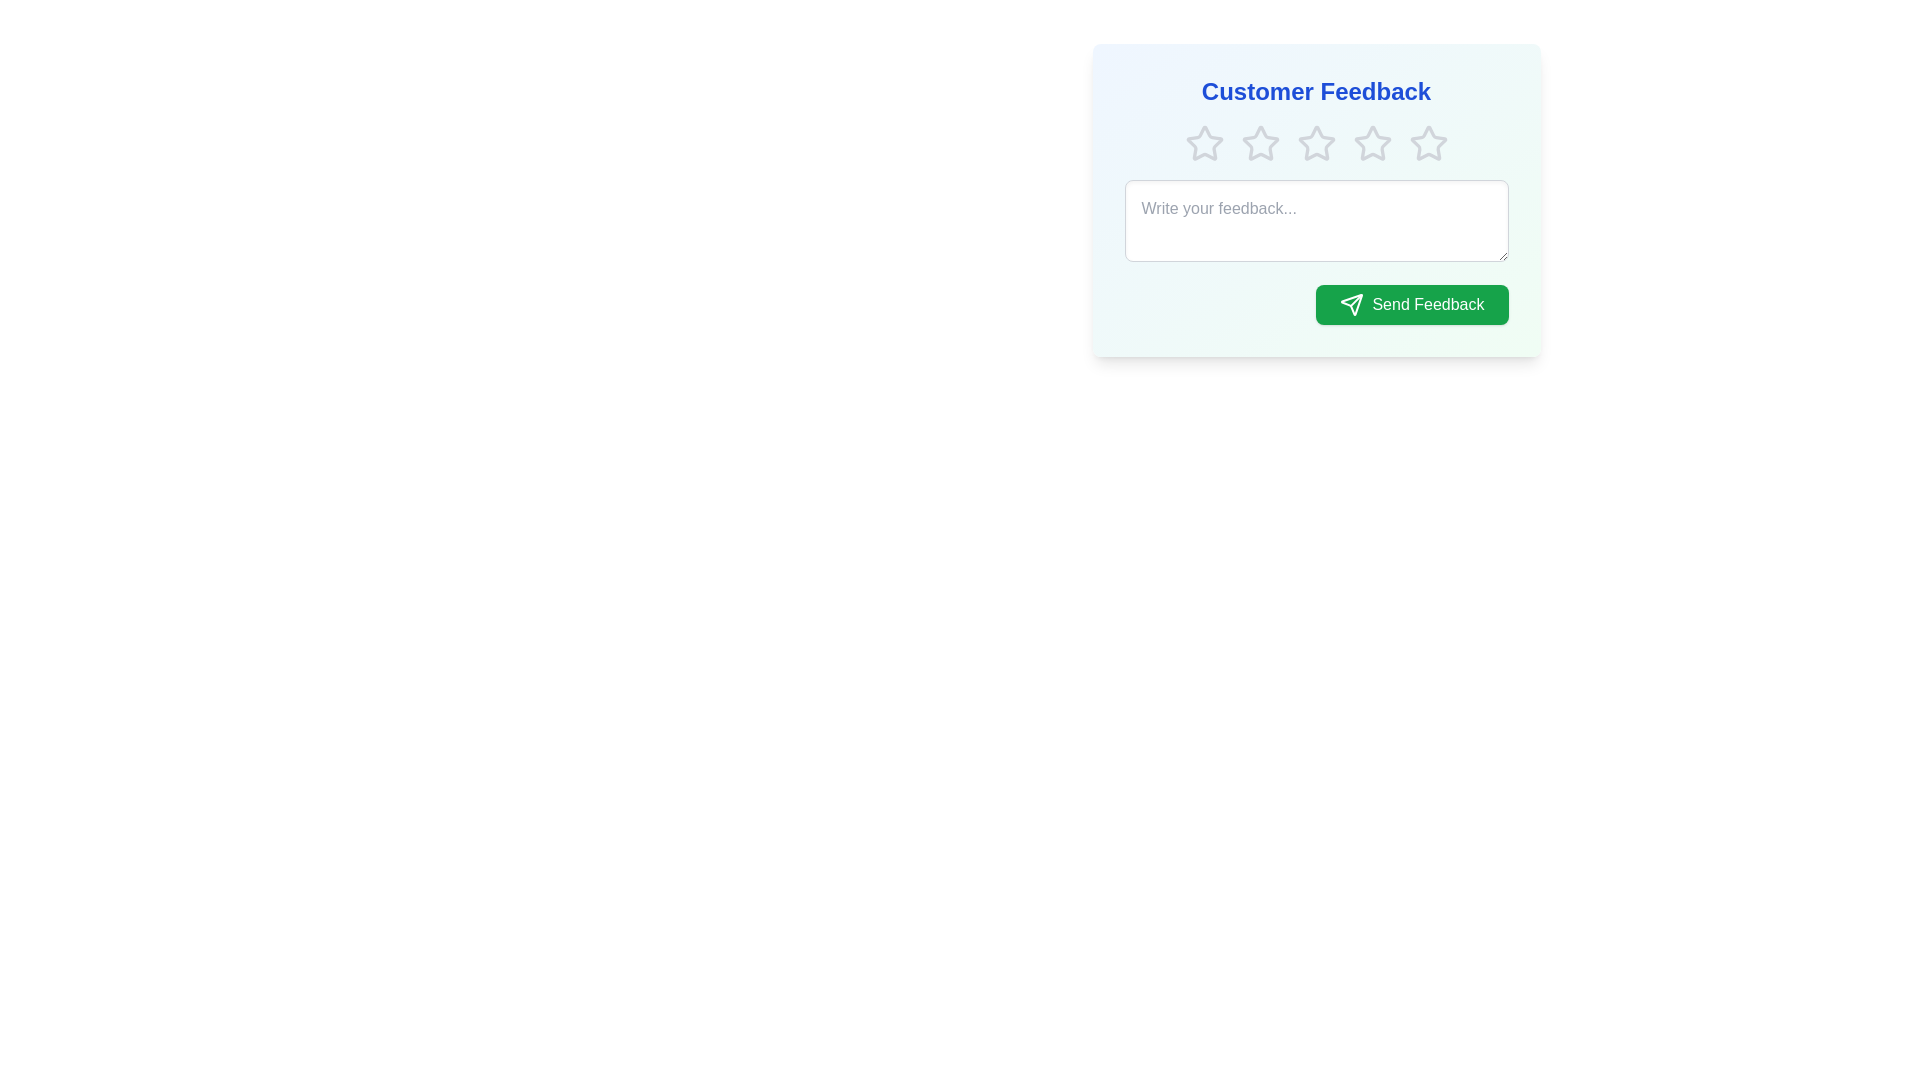  Describe the element at coordinates (1371, 142) in the screenshot. I see `the star corresponding to the desired rating 4` at that location.